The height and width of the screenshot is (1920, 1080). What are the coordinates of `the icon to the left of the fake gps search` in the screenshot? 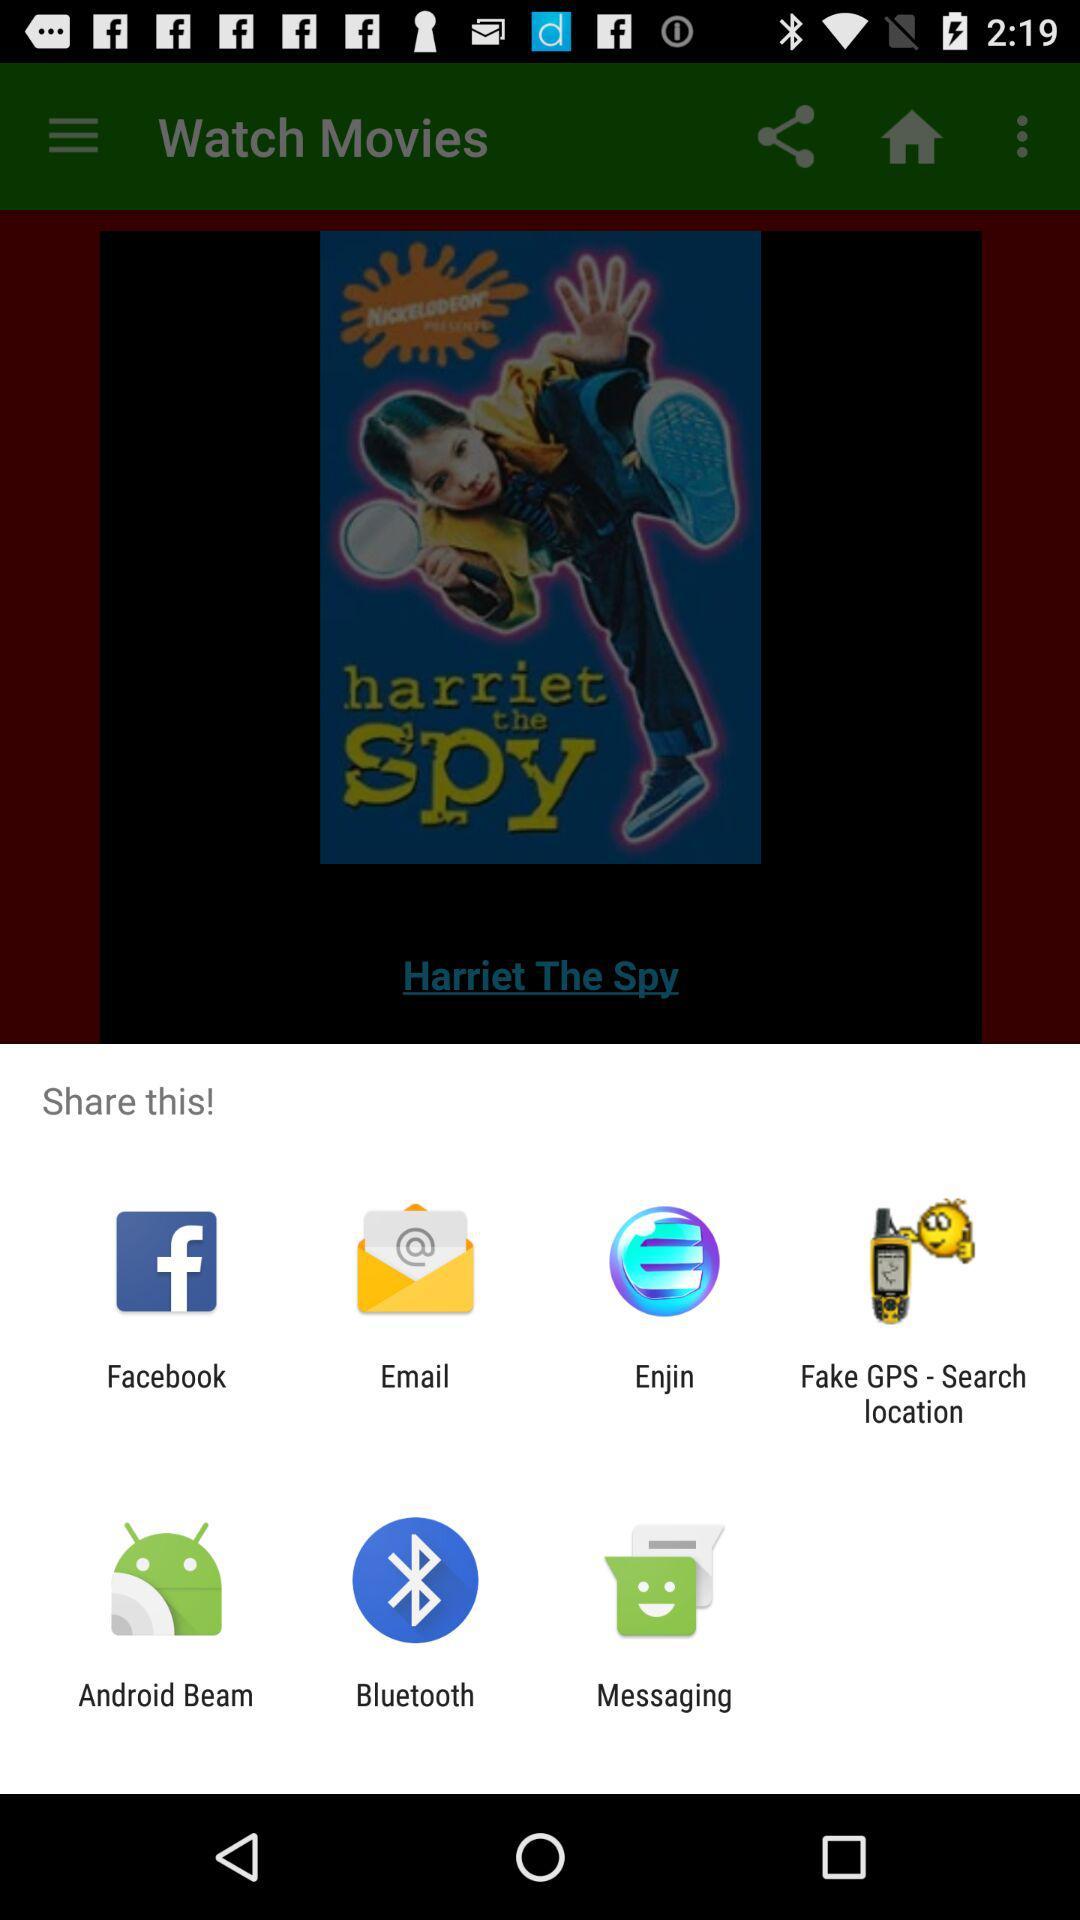 It's located at (664, 1392).